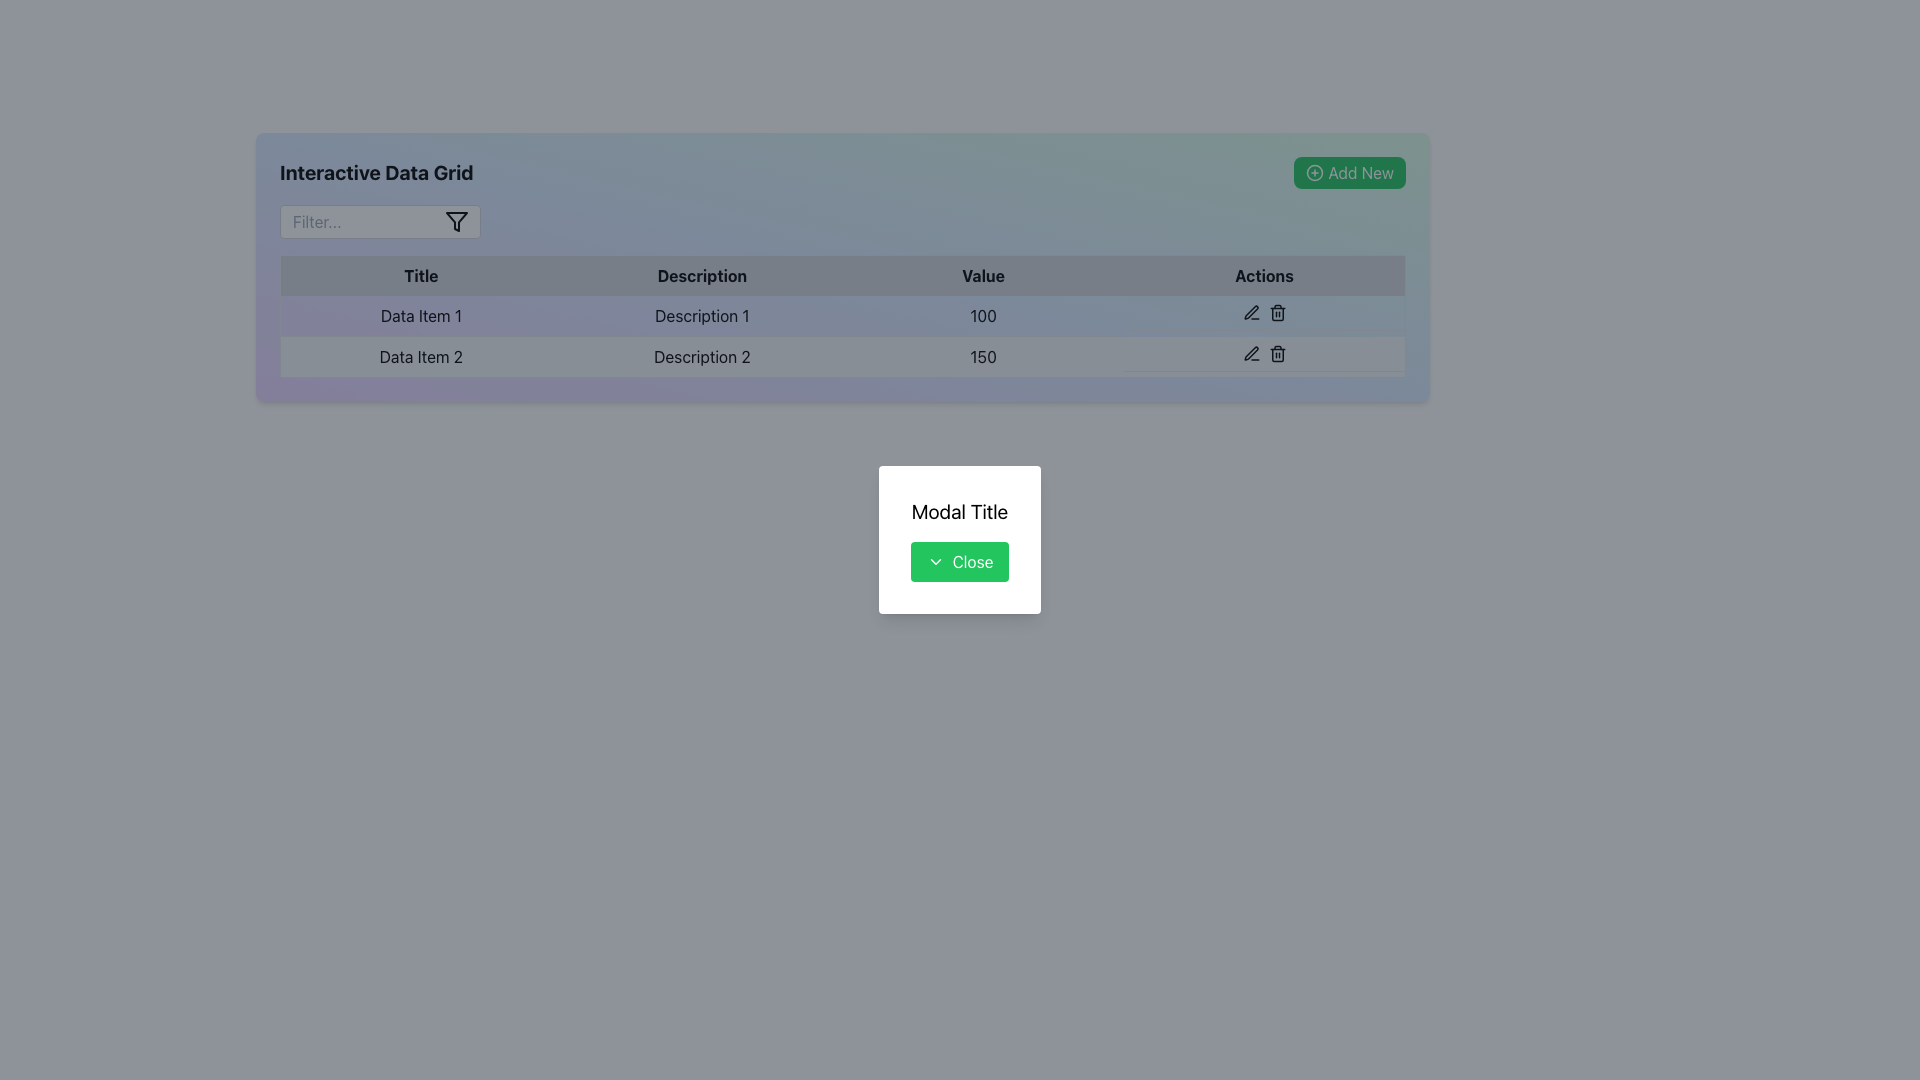 The image size is (1920, 1080). Describe the element at coordinates (1276, 352) in the screenshot. I see `the trash can icon button in the 'Actions' column of the second row in the data table, which indicates a delete action` at that location.